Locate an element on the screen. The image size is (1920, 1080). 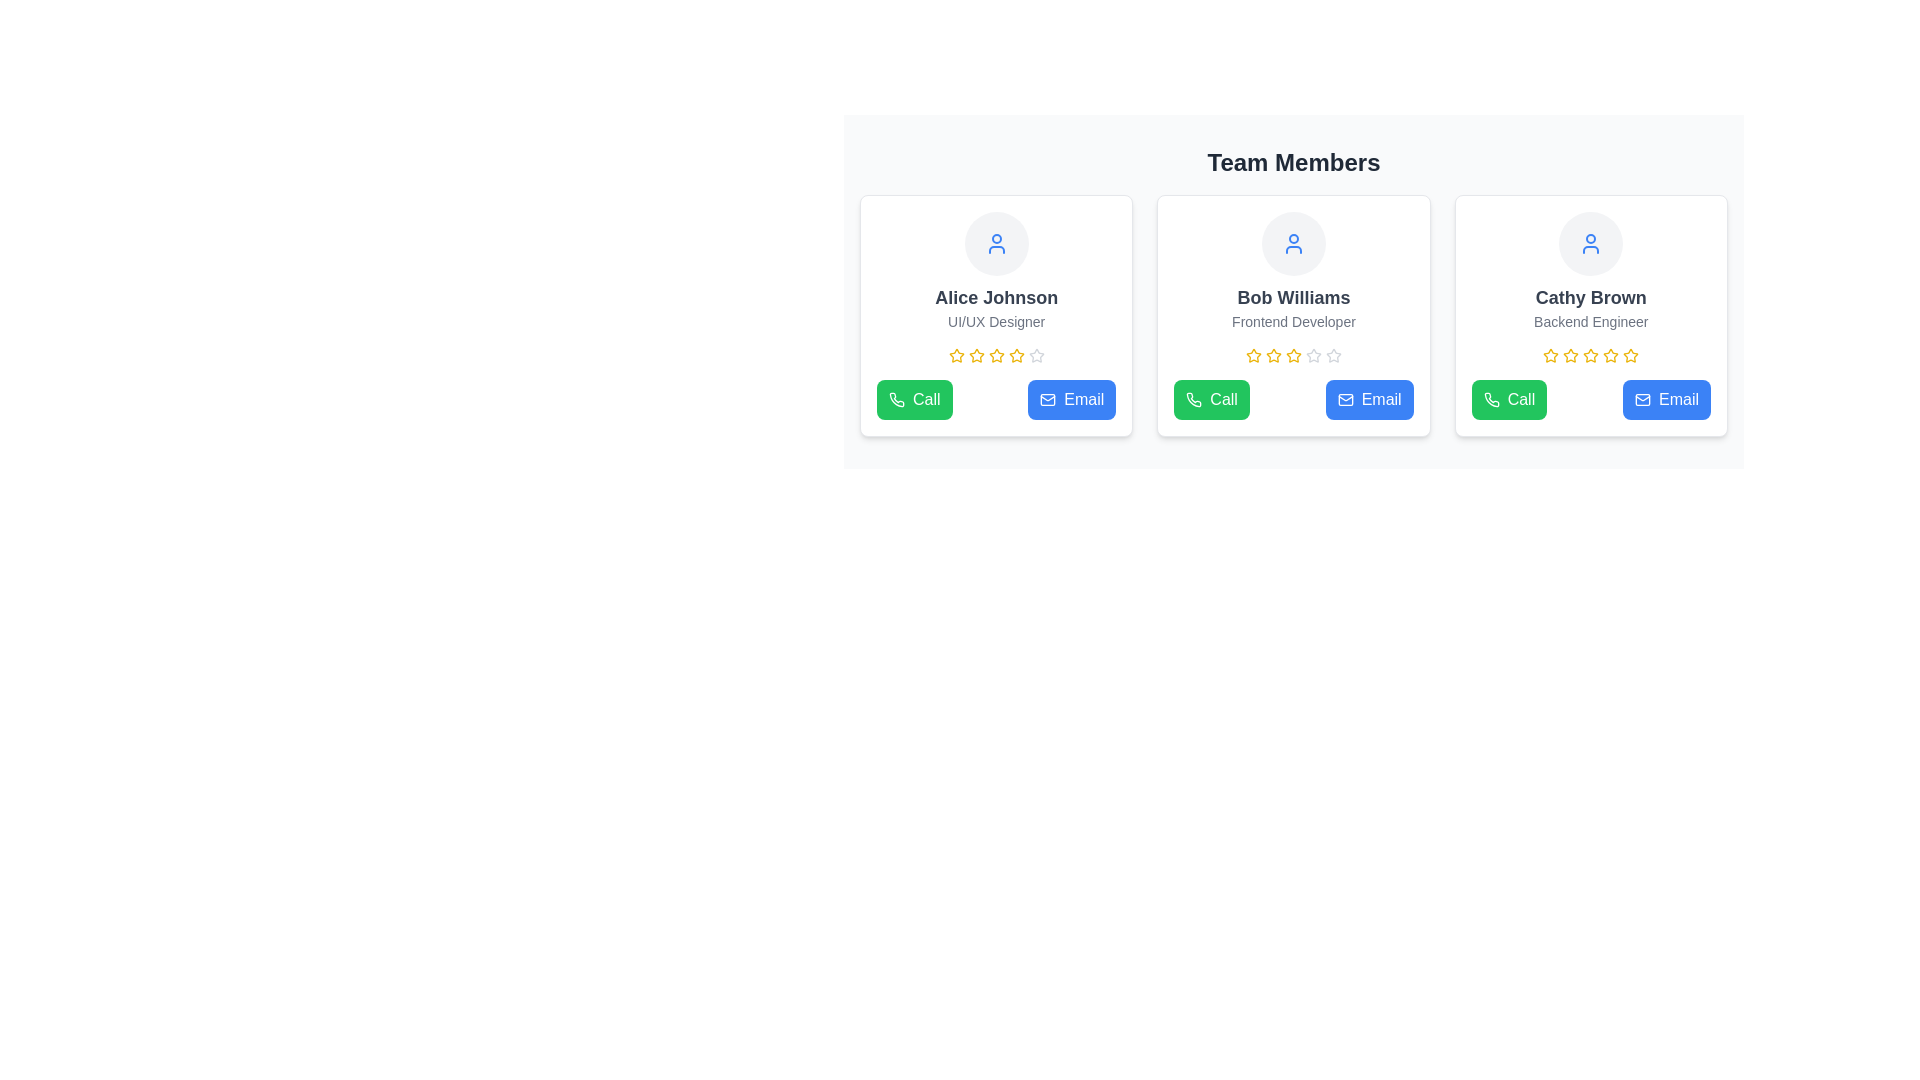
the 'Email' button represented by the envelope icon for Bob Williams located at the center of the 'Team Members' section is located at coordinates (1345, 400).